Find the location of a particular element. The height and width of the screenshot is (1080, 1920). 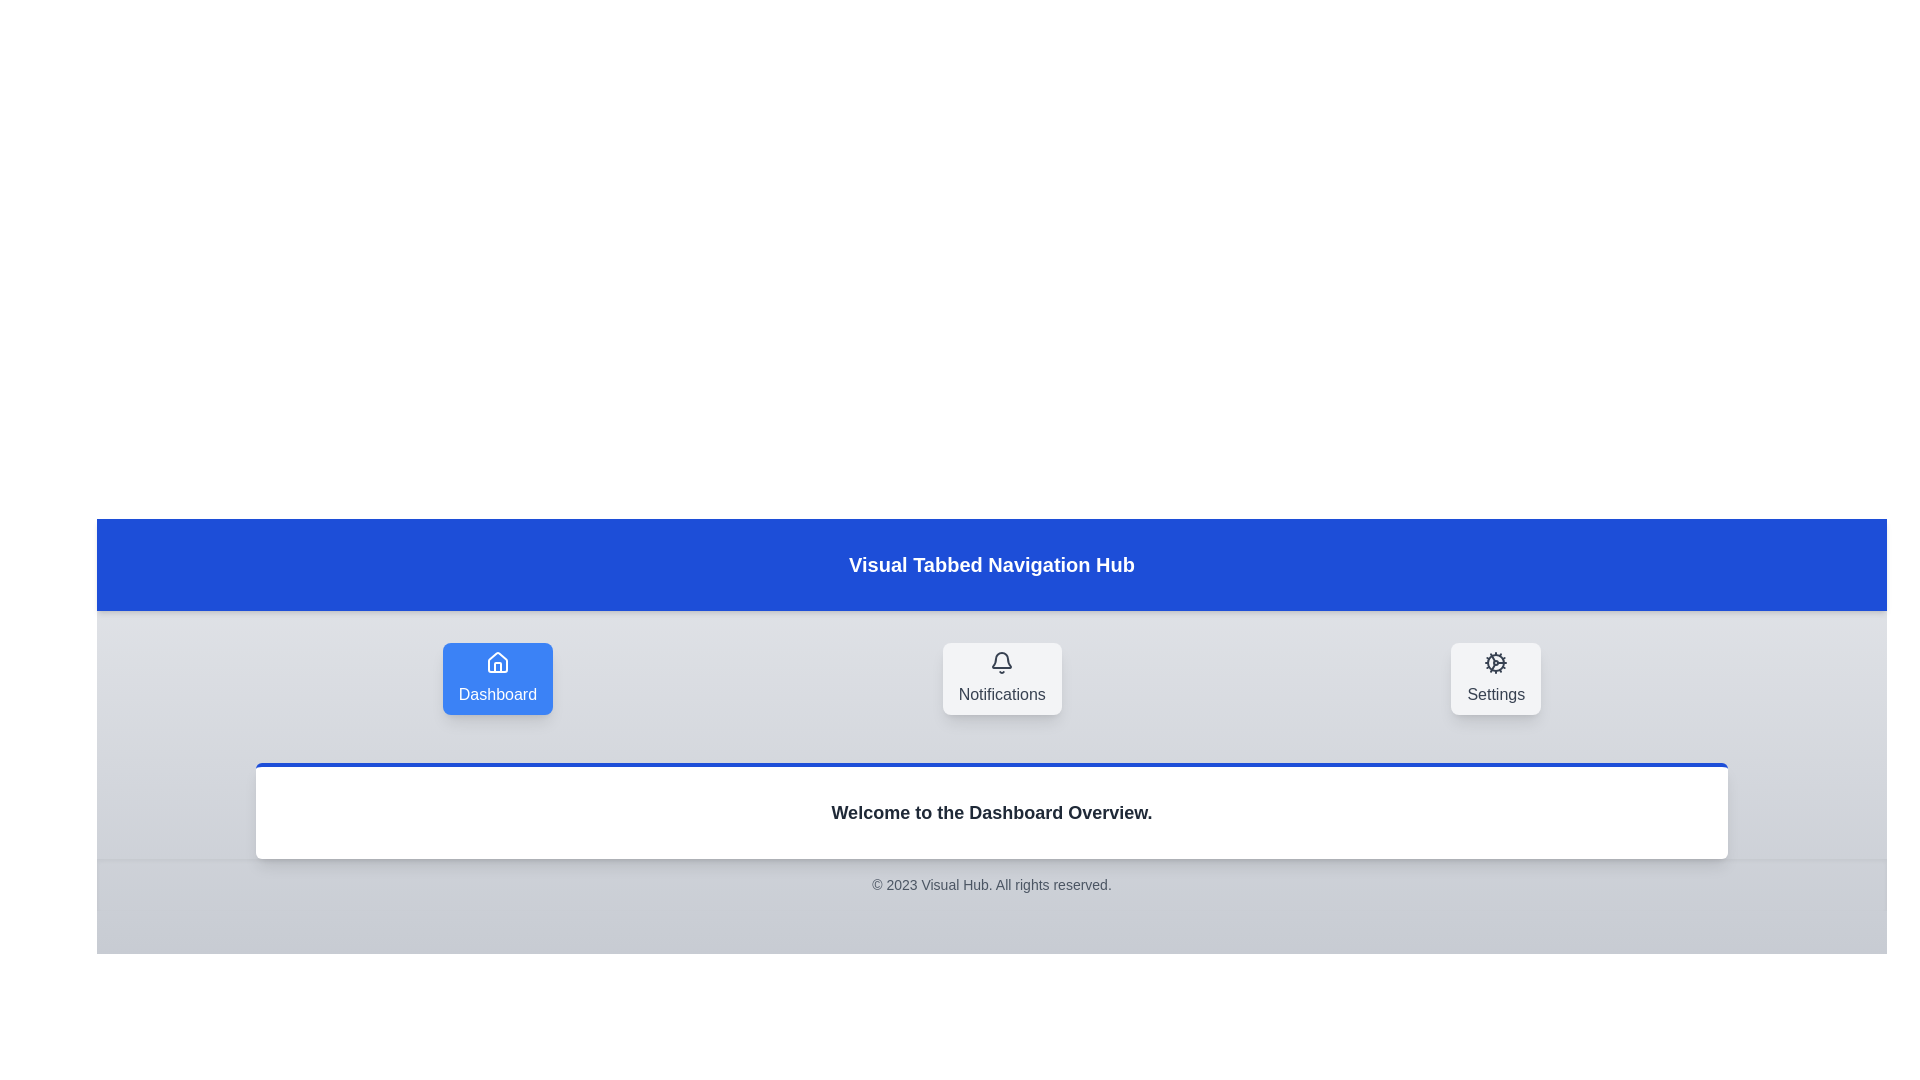

the text label that indicates a notification-related function, located below the bell icon in the center of the navigation bar is located at coordinates (1002, 693).